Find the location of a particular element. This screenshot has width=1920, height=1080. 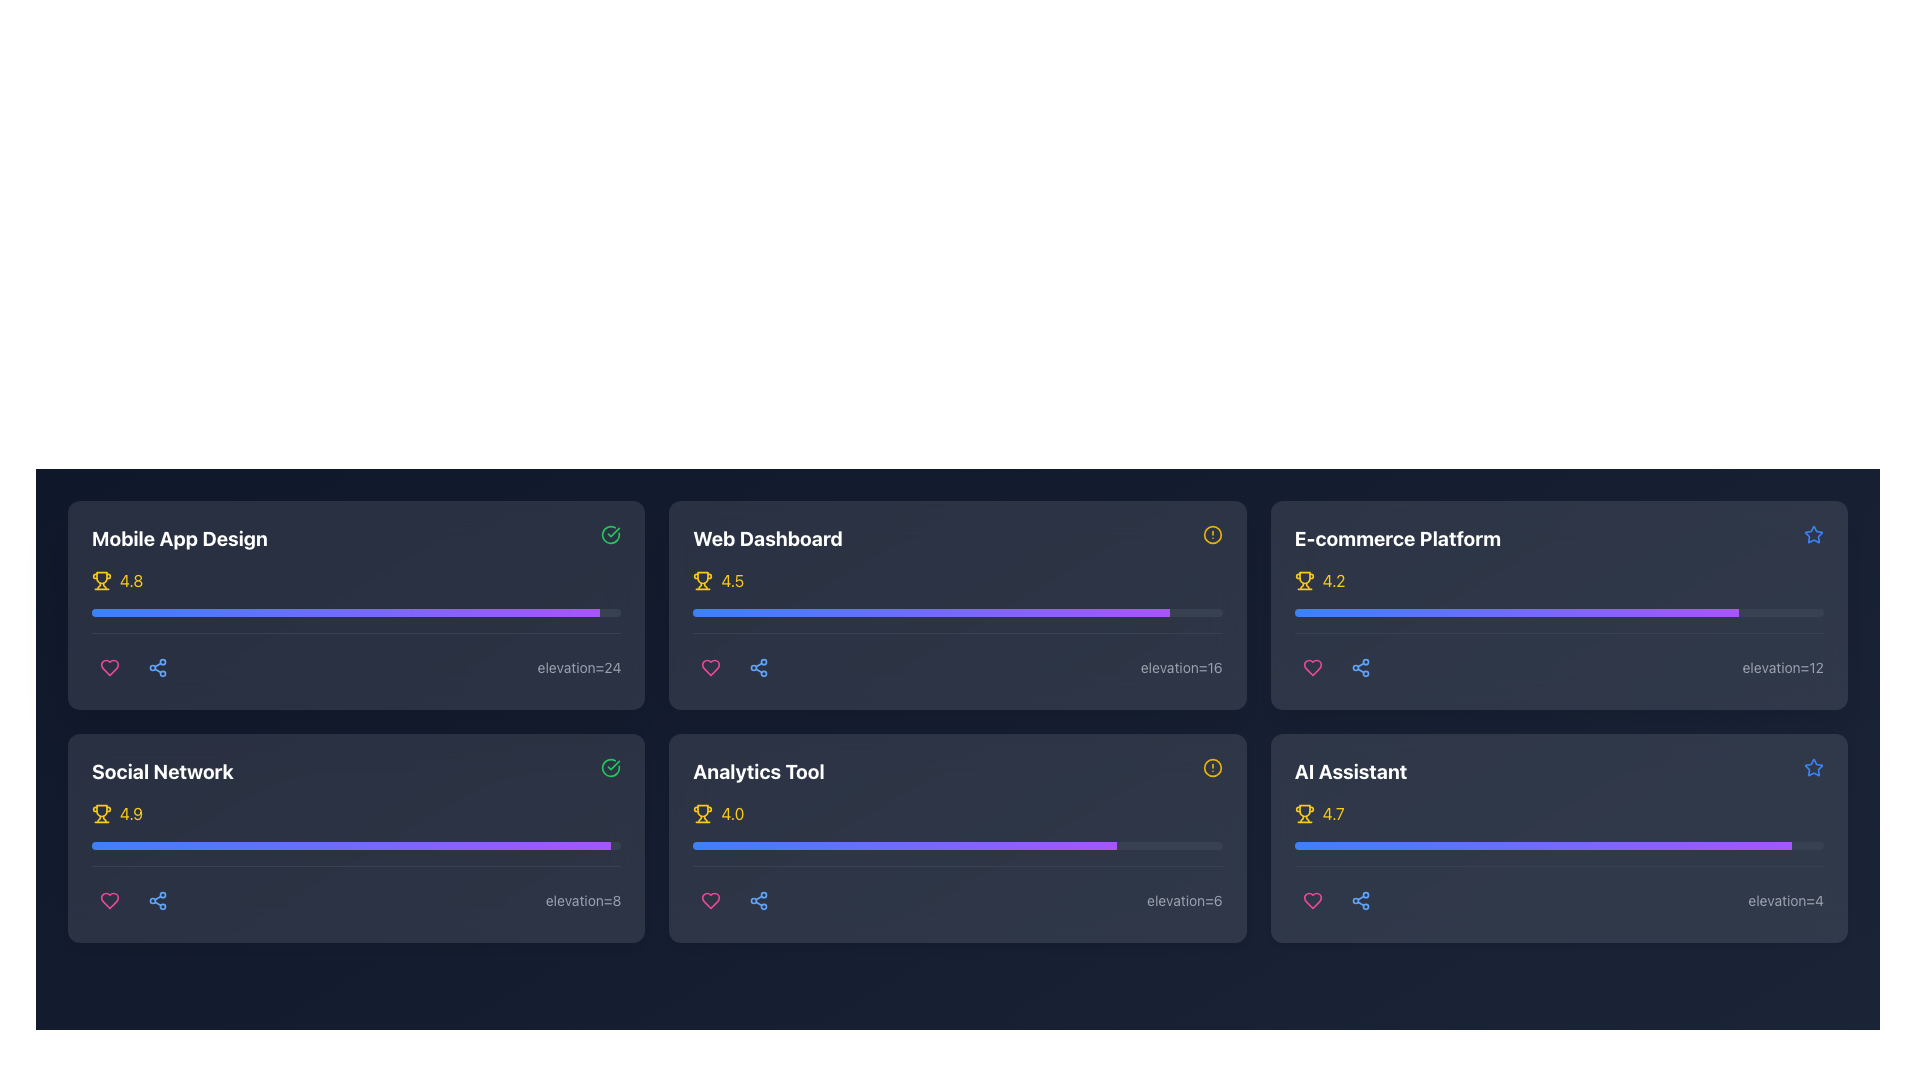

the 'Mobile App Design' card component, which is the first card in the grid layout, located at the top-left corner and contains interactive icons for liking or sharing is located at coordinates (356, 604).